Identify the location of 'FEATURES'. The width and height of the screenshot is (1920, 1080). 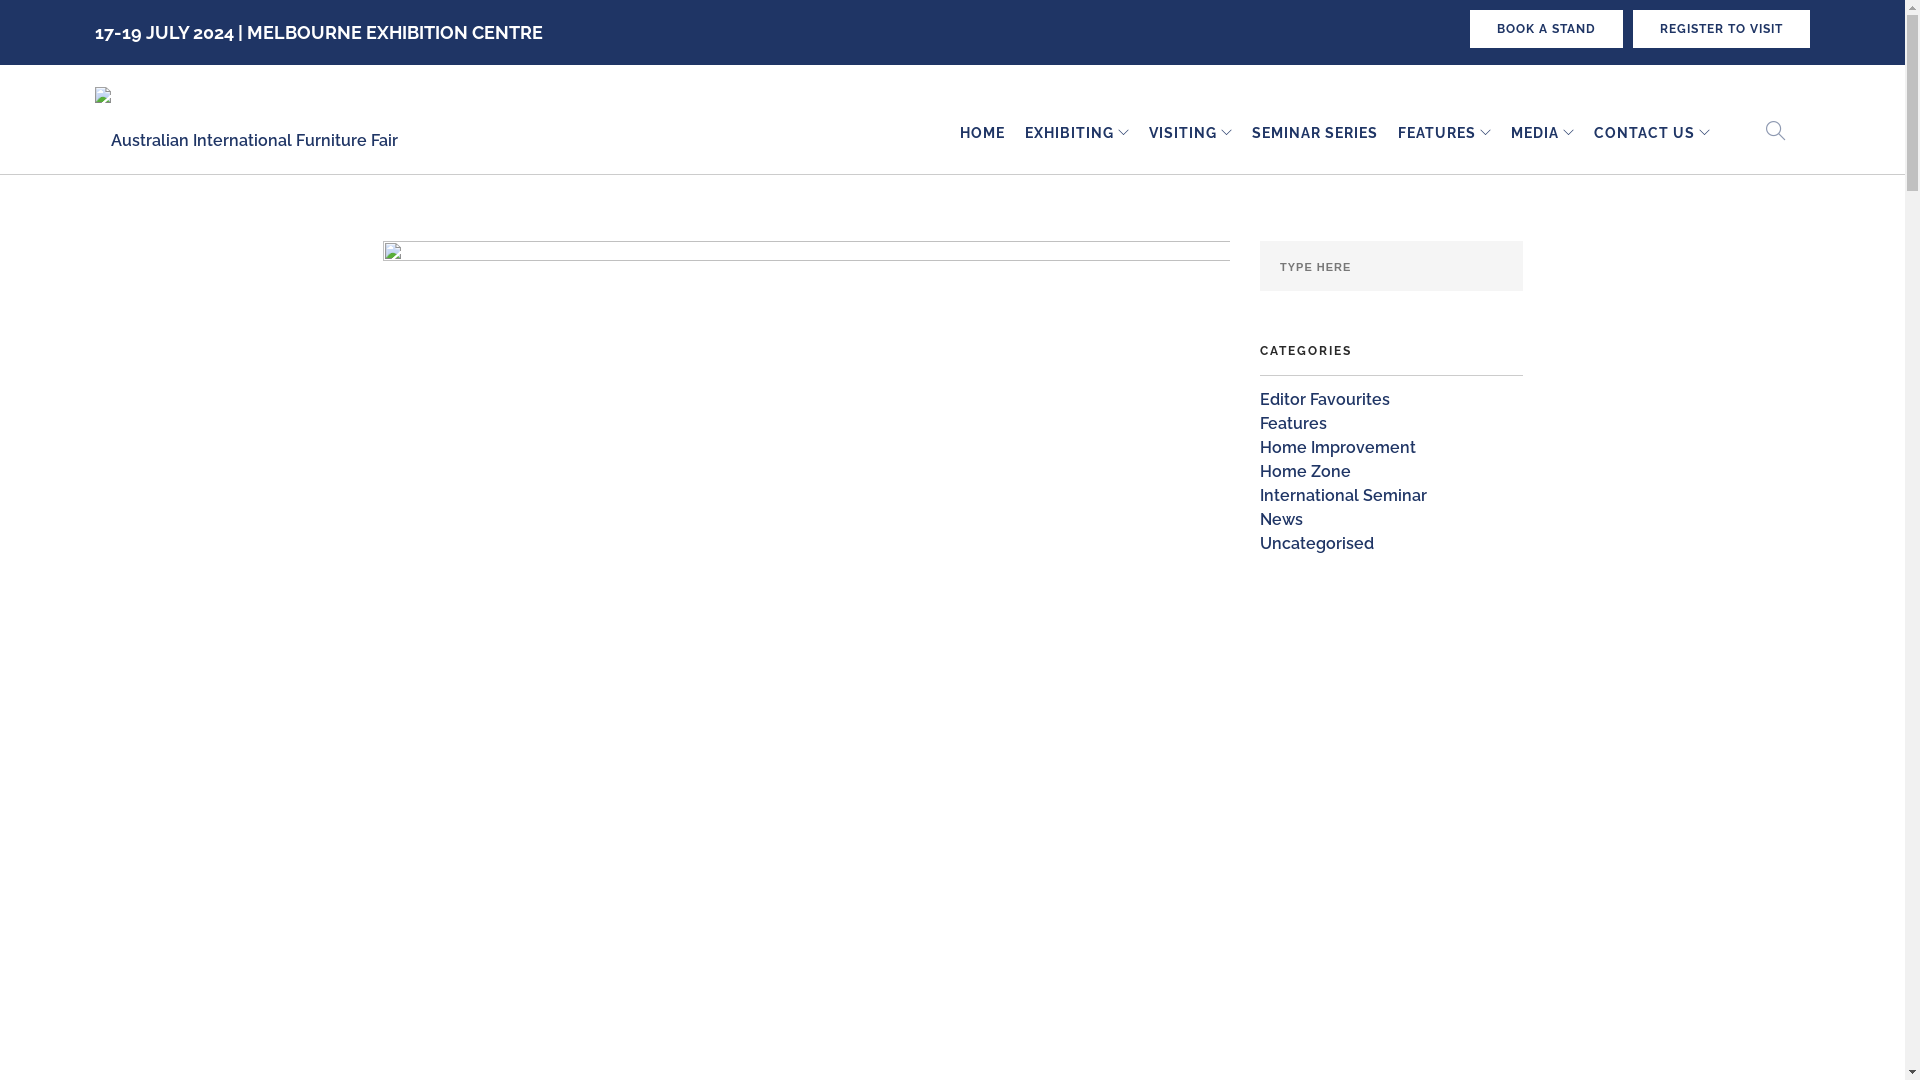
(1435, 133).